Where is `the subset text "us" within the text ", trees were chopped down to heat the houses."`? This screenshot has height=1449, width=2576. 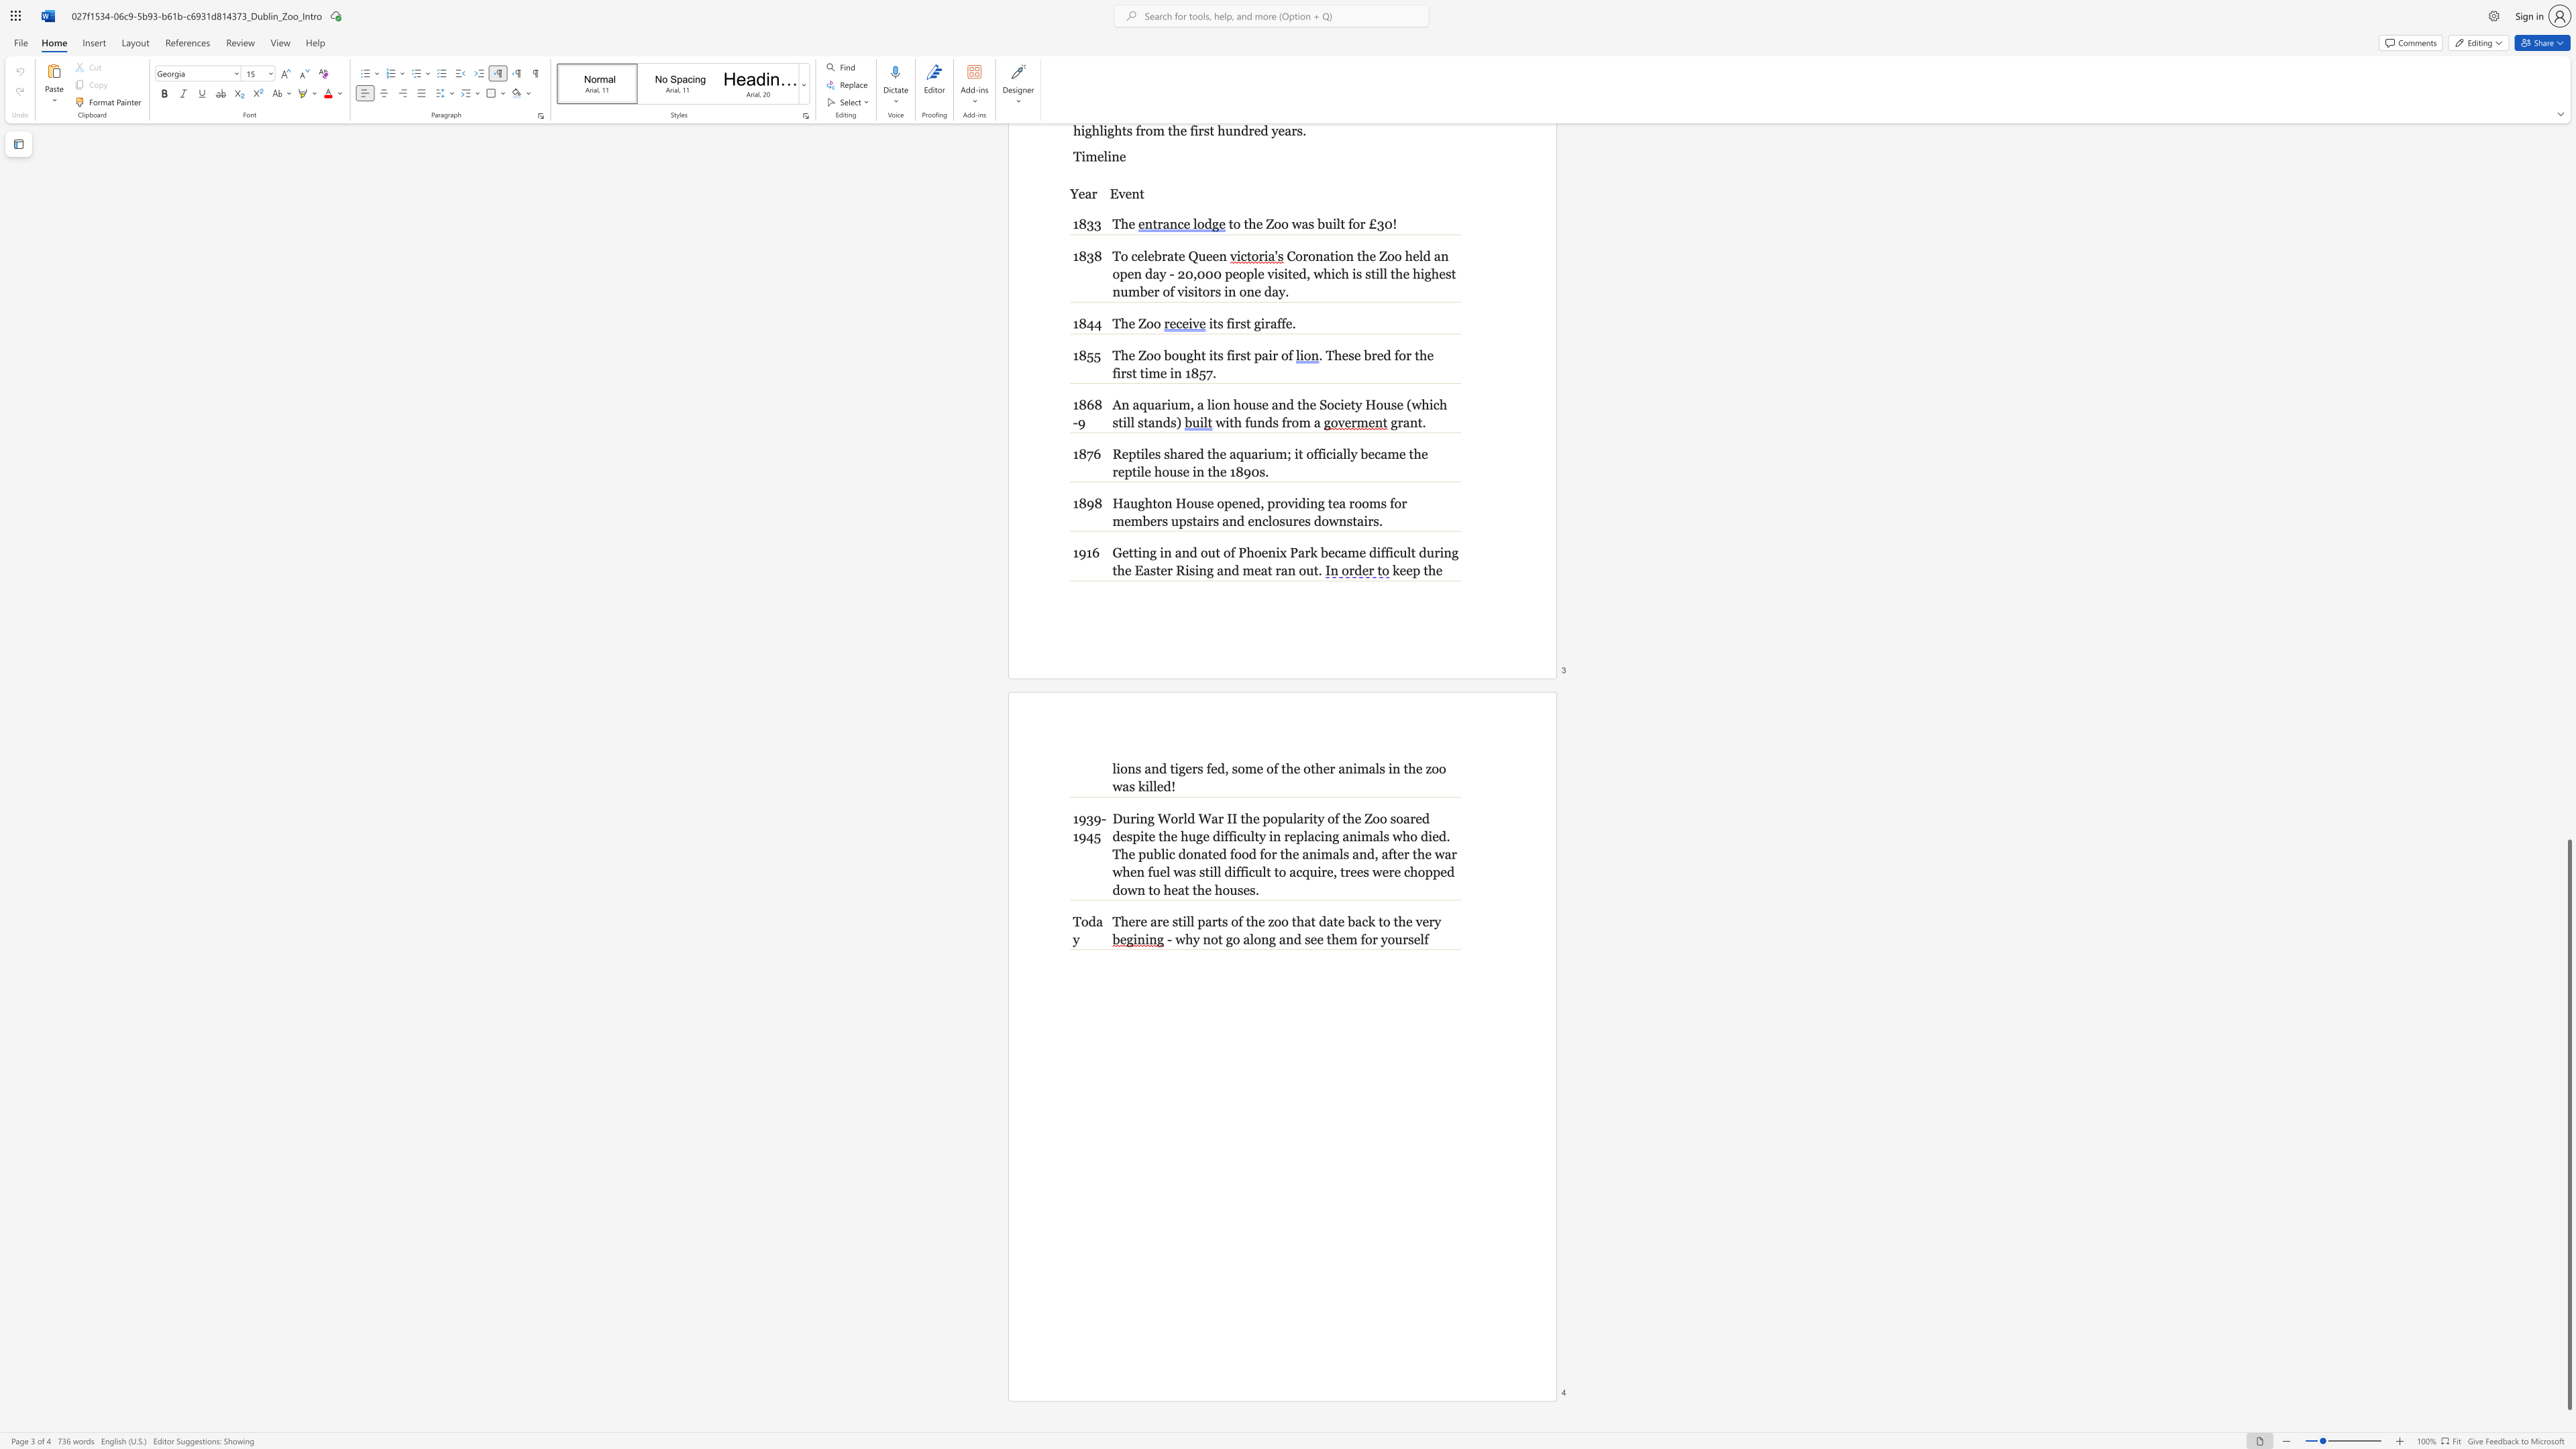 the subset text "us" within the text ", trees were chopped down to heat the houses." is located at coordinates (1230, 890).